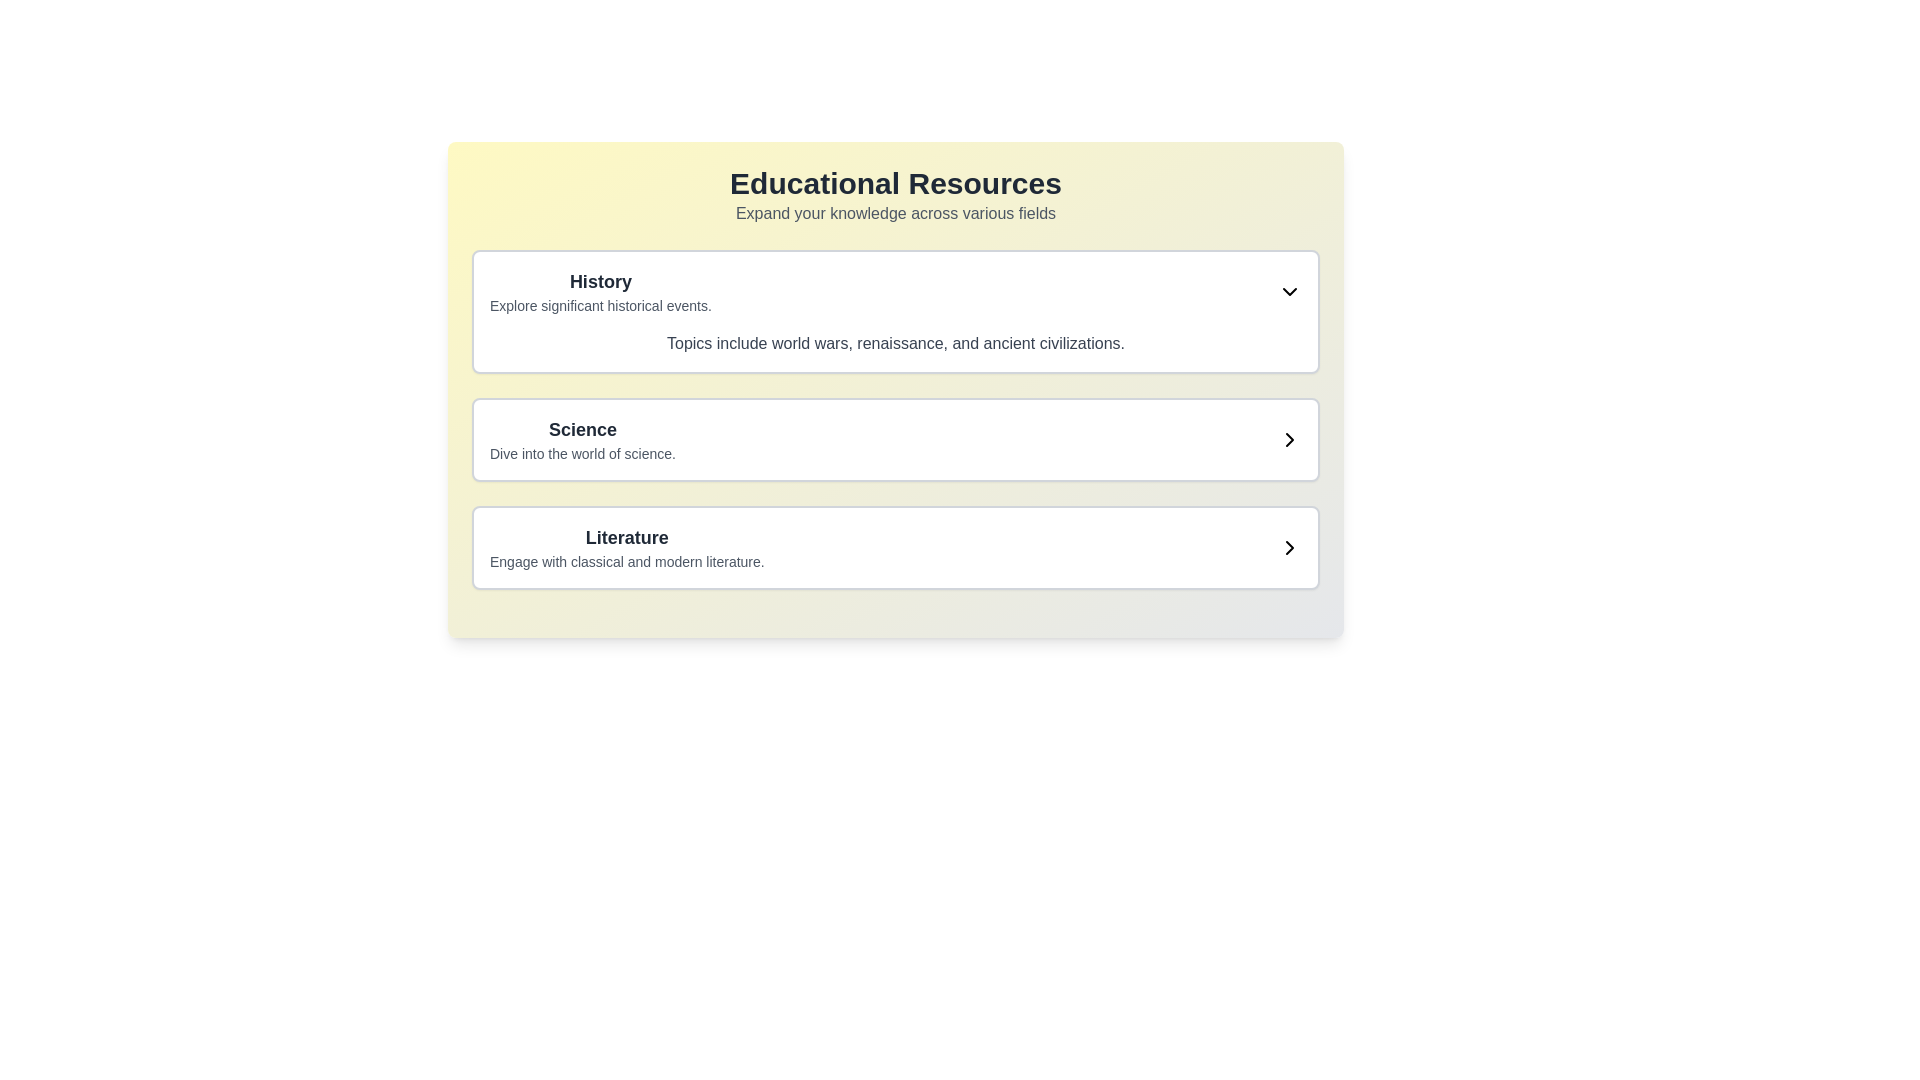 The image size is (1920, 1080). I want to click on the 'Literature' informational component located in the bottom section of the 'Educational Resources' list, so click(626, 547).